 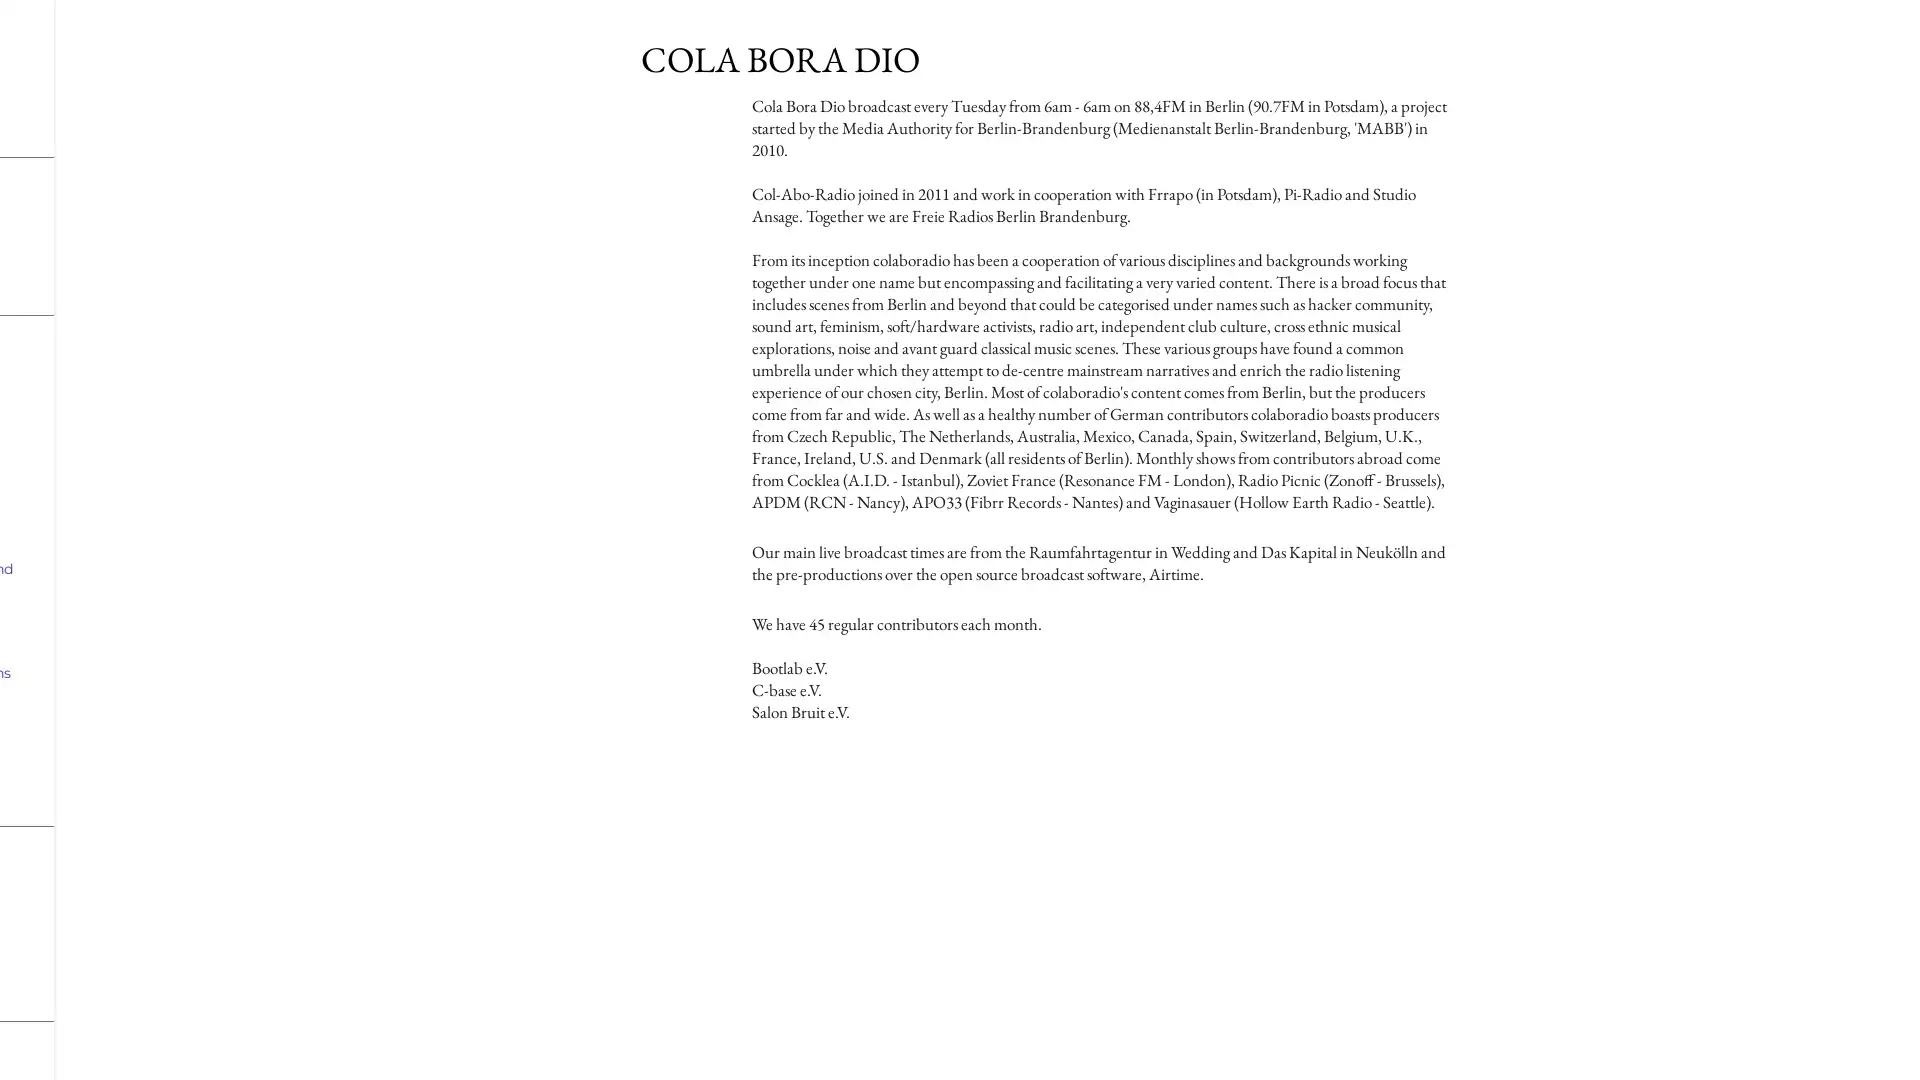 What do you see at coordinates (198, 84) in the screenshot?
I see `show more media controls` at bounding box center [198, 84].